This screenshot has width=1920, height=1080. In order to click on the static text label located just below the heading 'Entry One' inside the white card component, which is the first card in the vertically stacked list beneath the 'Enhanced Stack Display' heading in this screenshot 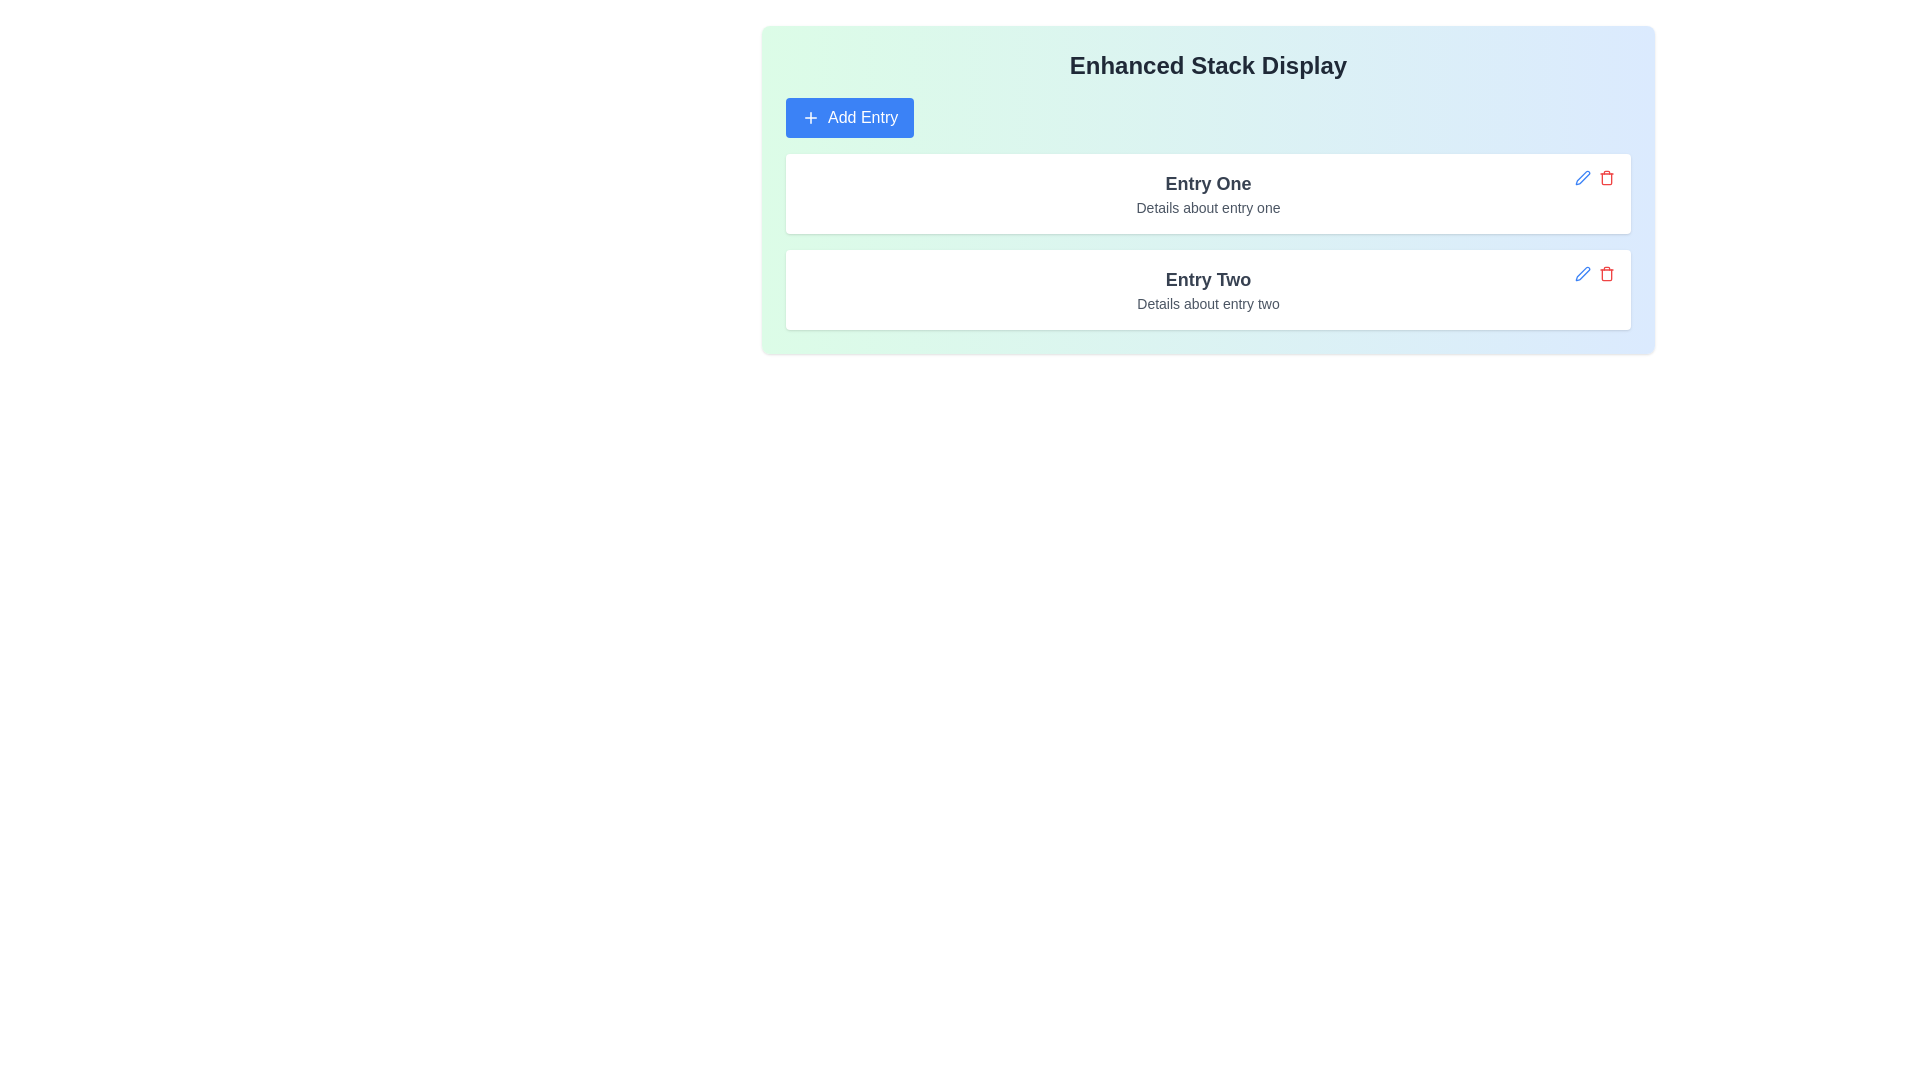, I will do `click(1207, 208)`.